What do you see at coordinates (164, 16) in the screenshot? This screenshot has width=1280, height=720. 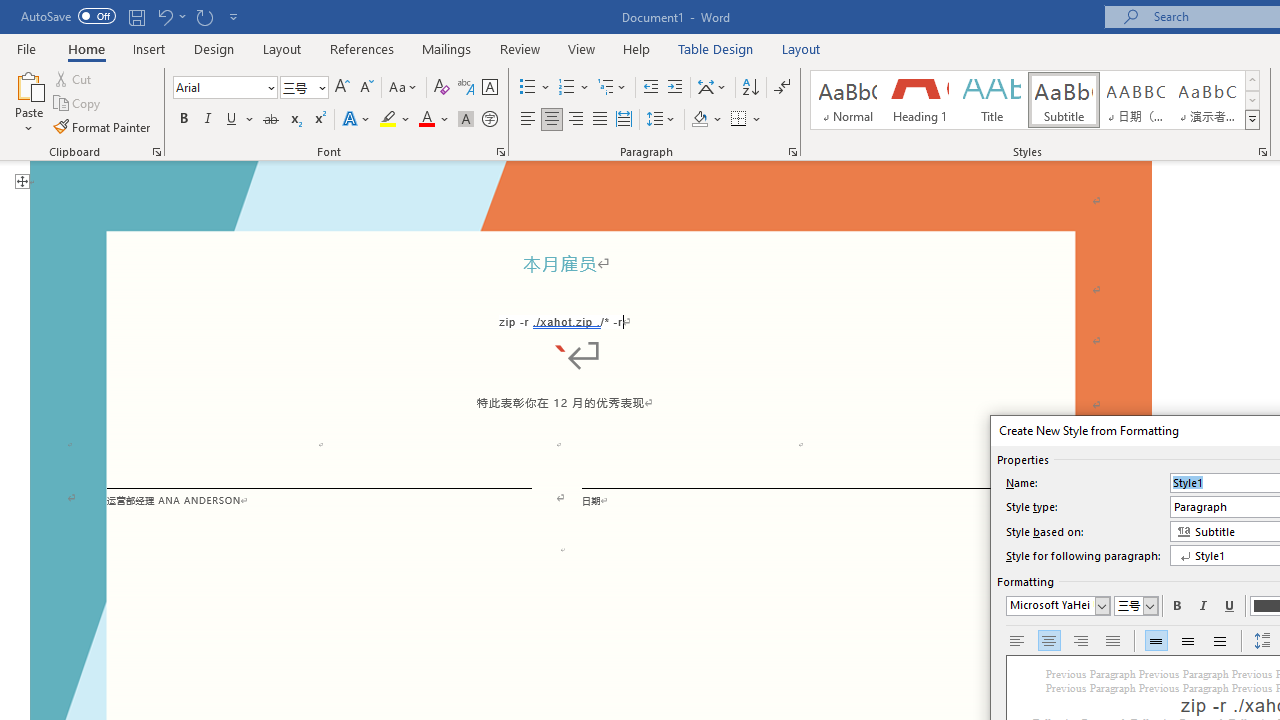 I see `'Undo Paste'` at bounding box center [164, 16].